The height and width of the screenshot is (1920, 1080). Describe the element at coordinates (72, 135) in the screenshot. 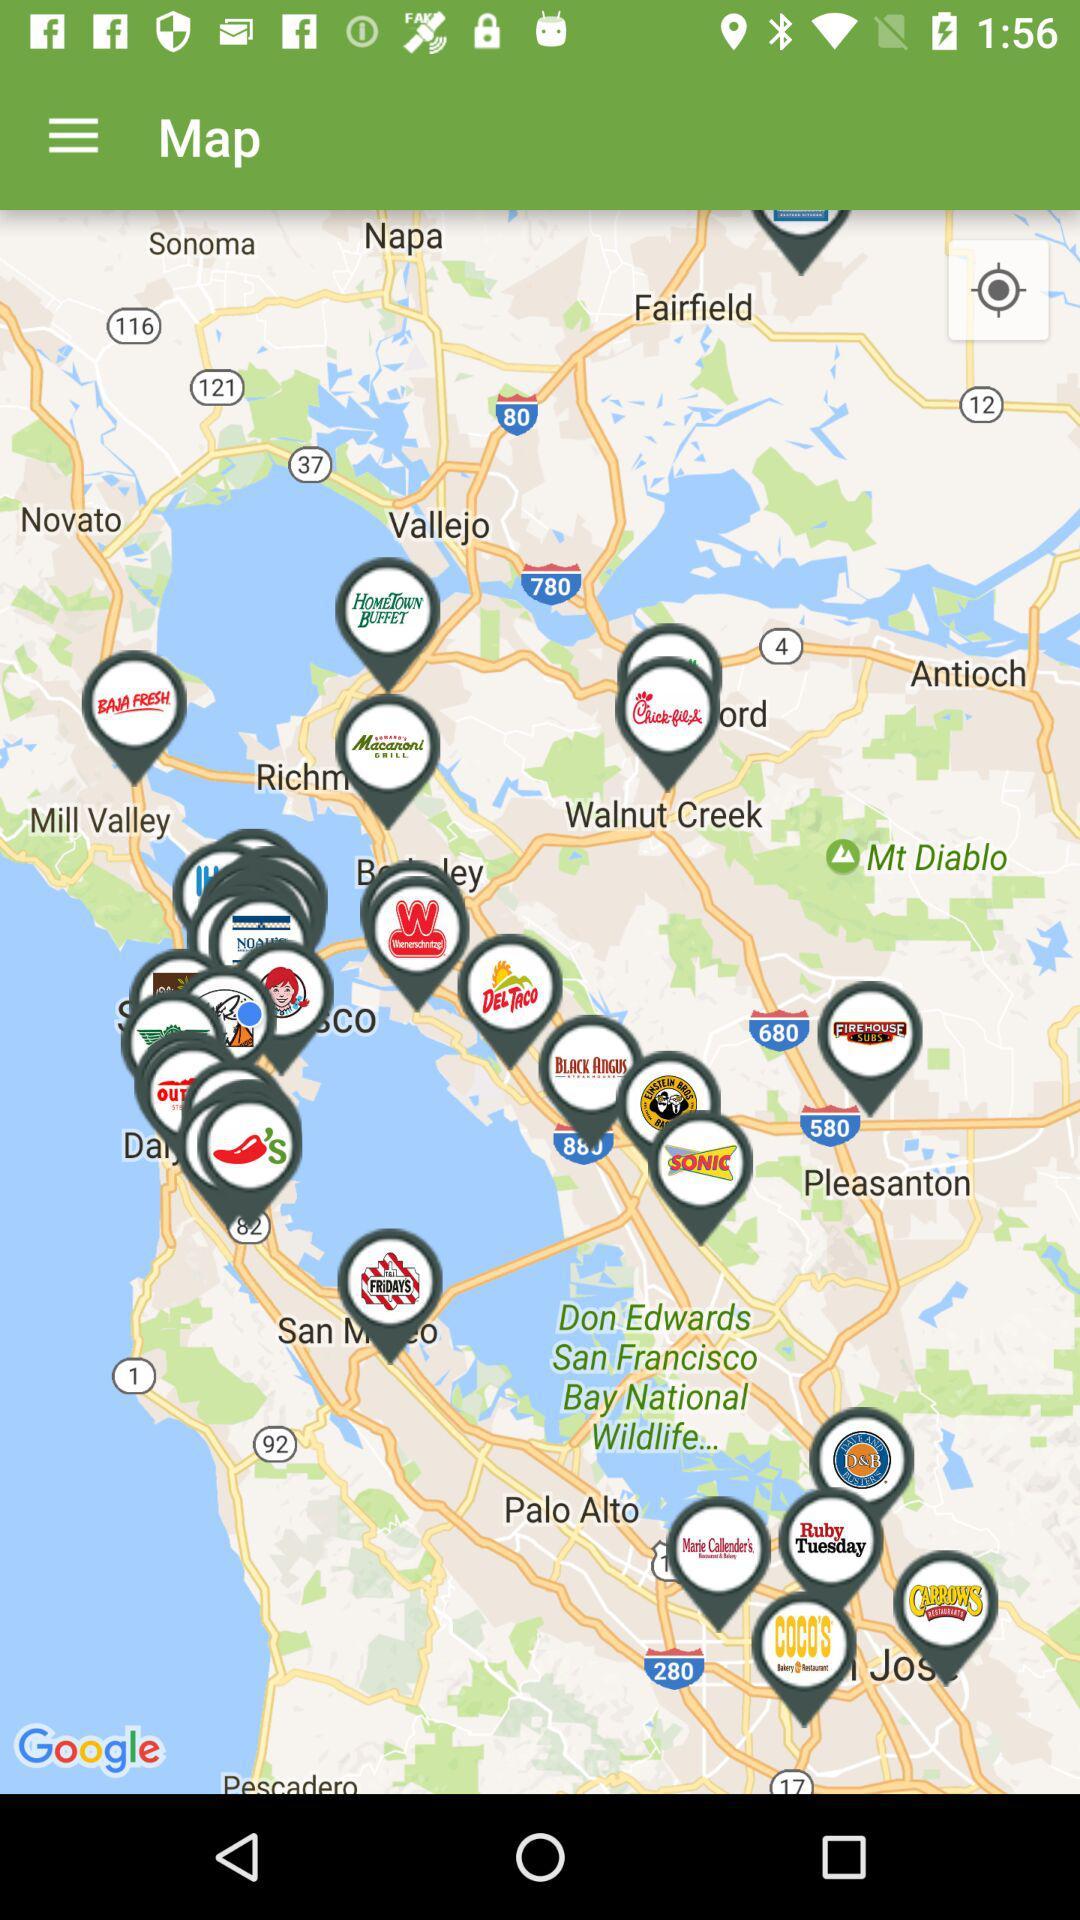

I see `item next to map` at that location.